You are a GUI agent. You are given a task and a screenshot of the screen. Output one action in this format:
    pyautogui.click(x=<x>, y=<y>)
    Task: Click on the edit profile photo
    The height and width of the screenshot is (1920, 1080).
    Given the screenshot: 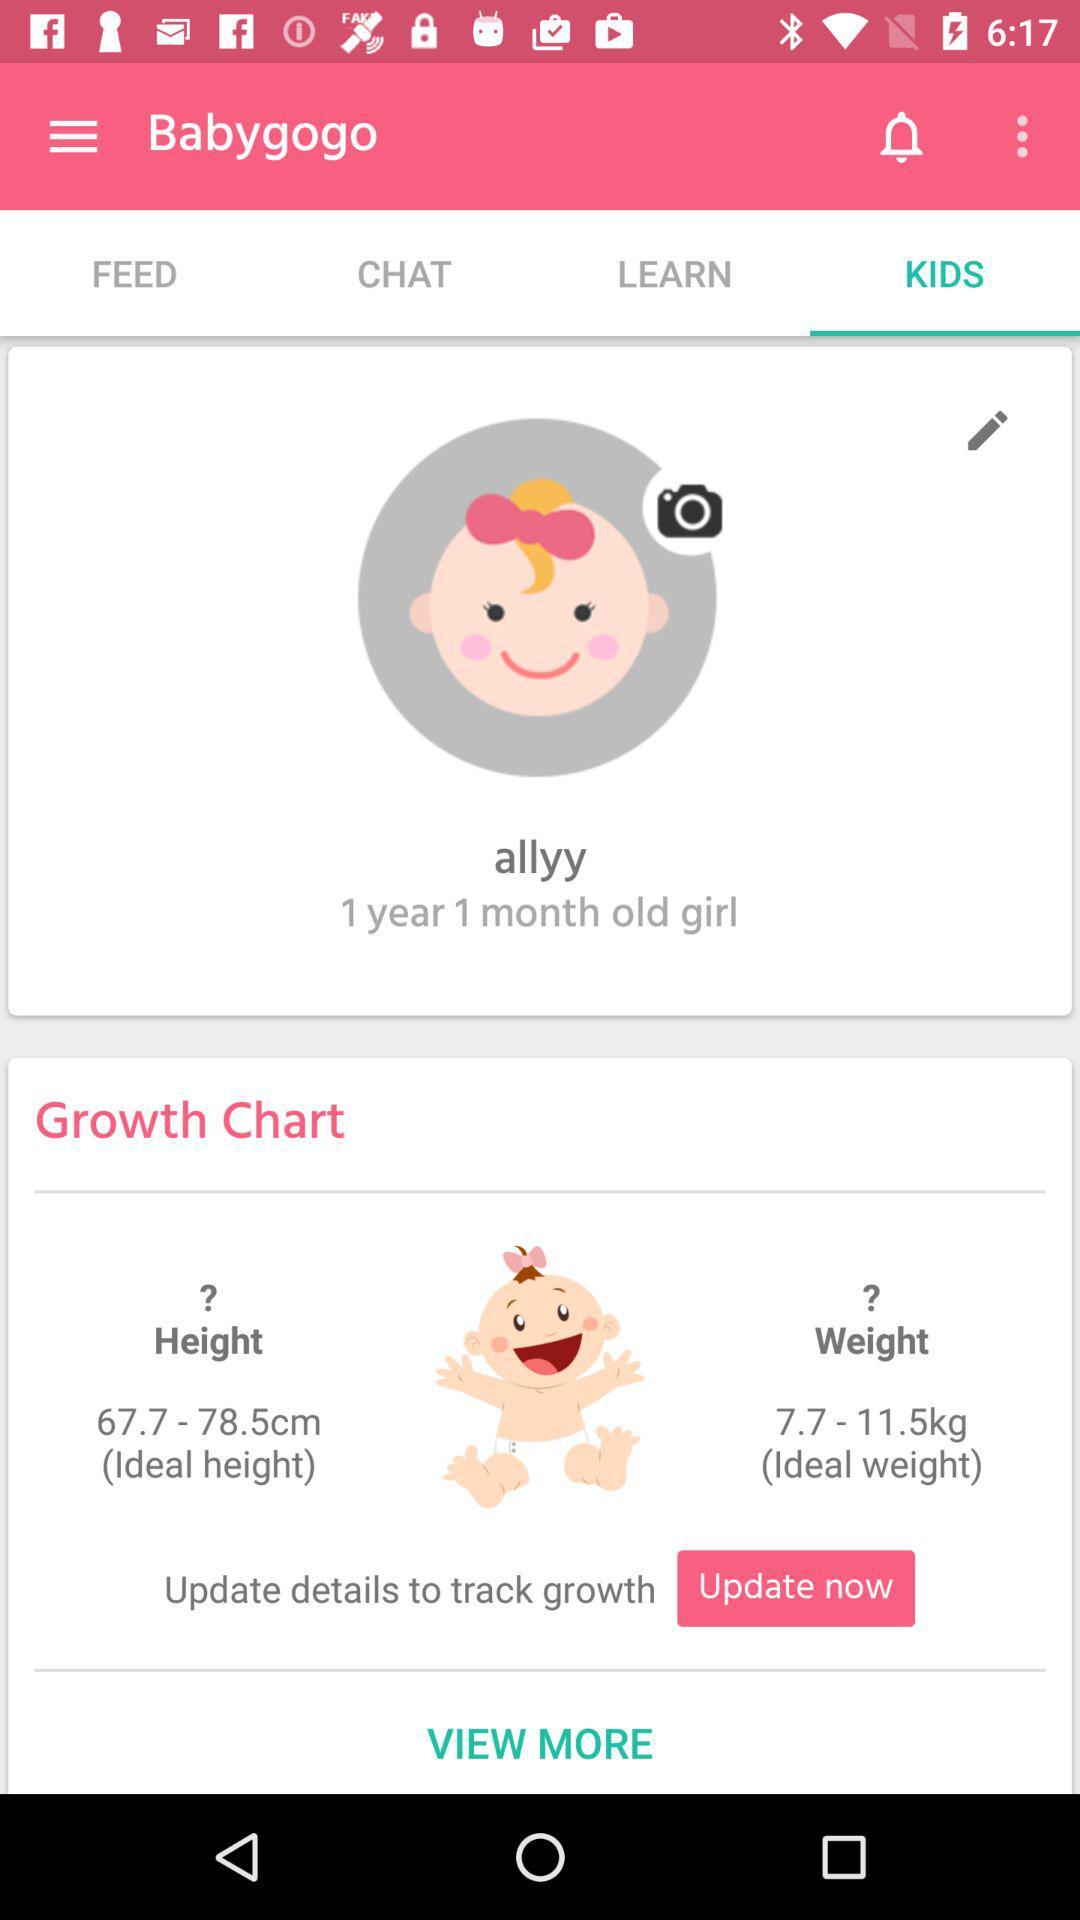 What is the action you would take?
    pyautogui.click(x=540, y=597)
    